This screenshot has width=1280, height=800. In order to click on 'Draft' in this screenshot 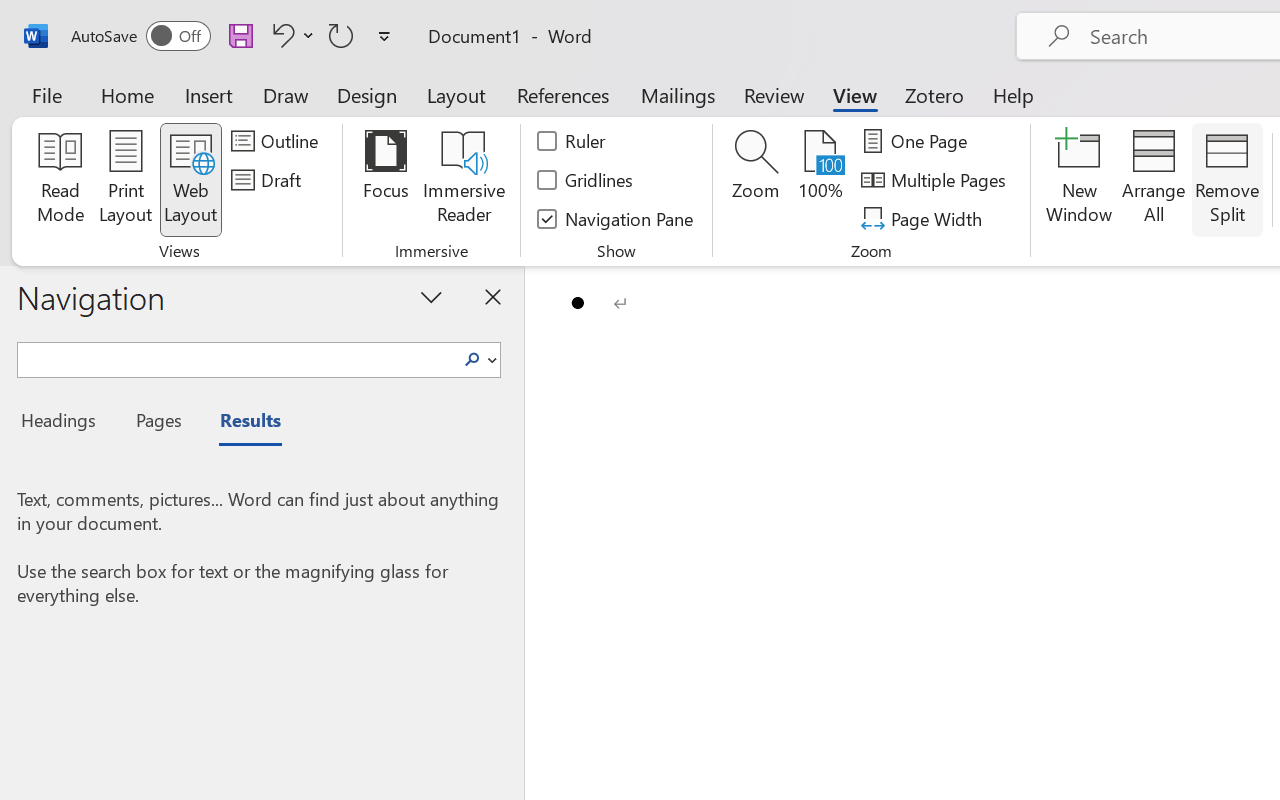, I will do `click(268, 179)`.